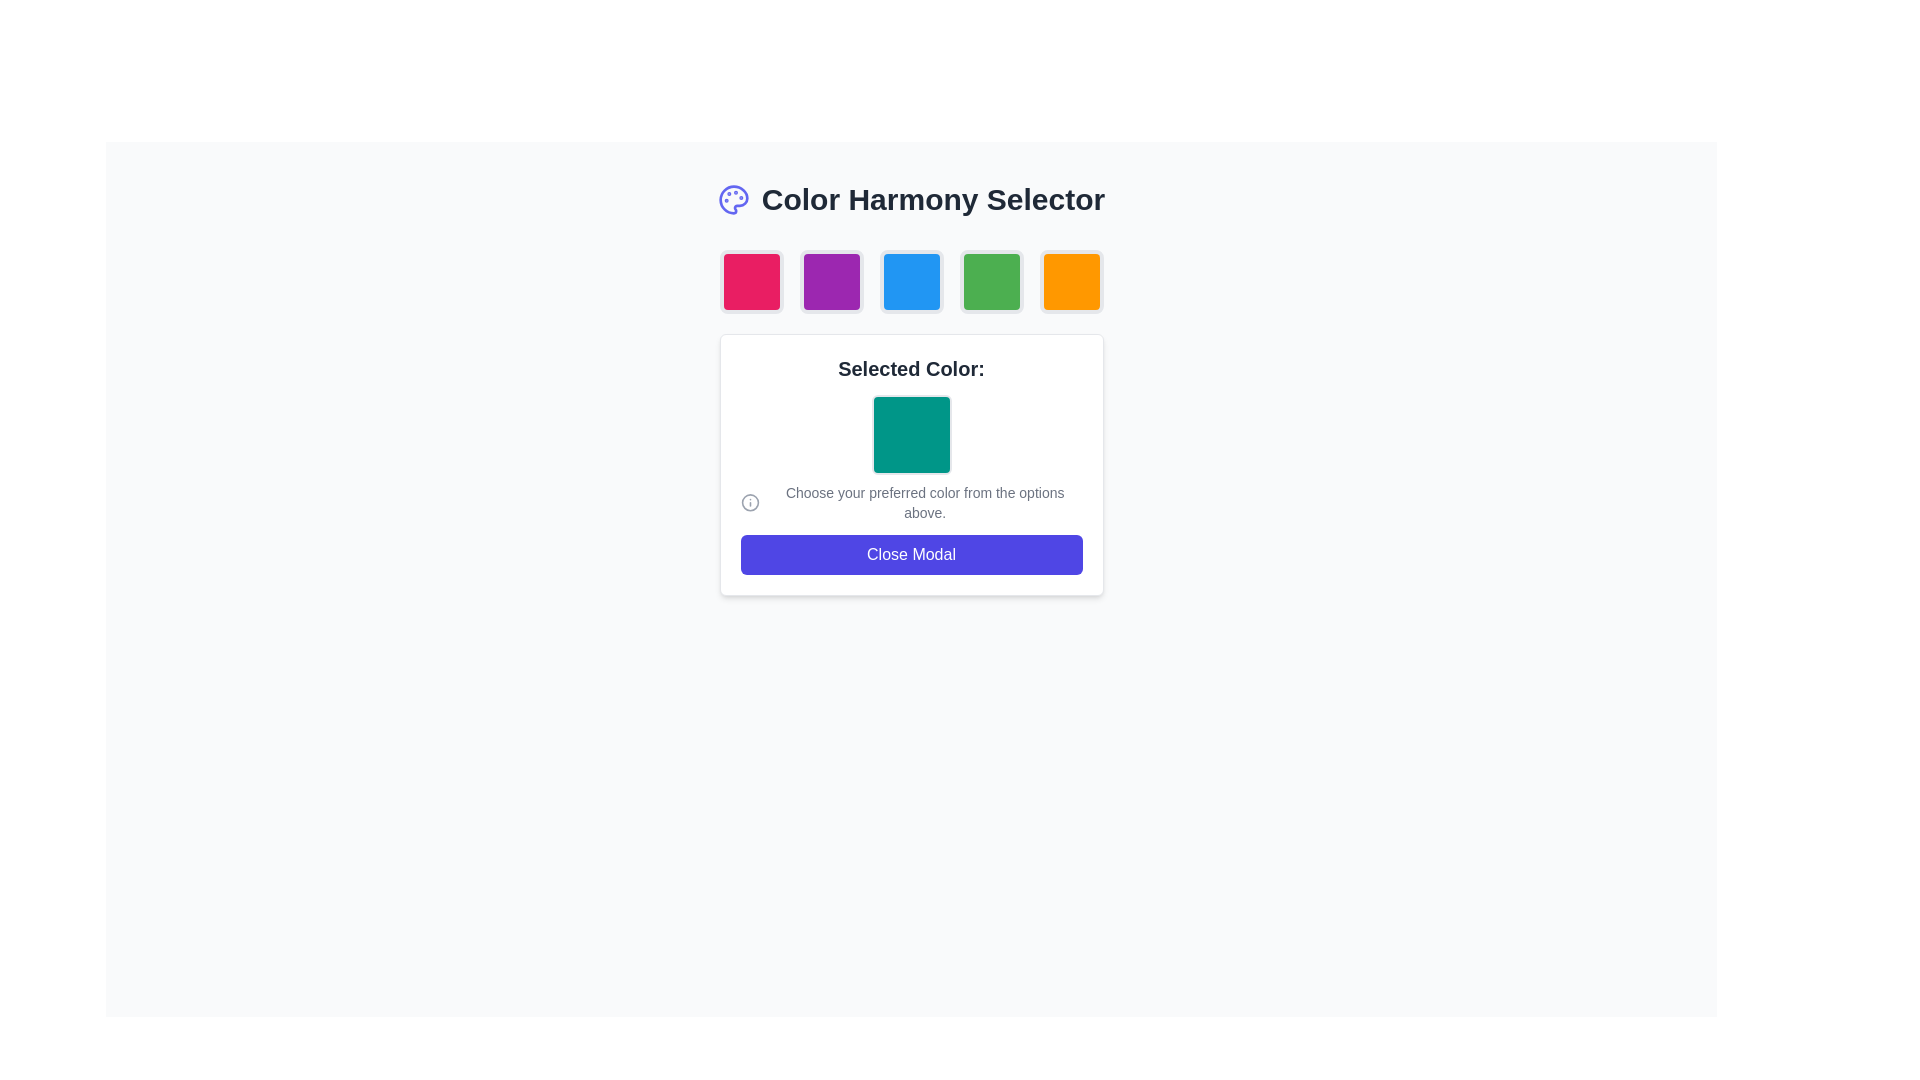 This screenshot has width=1920, height=1080. What do you see at coordinates (732, 200) in the screenshot?
I see `the non-interactive icon representing color harmony in the 'Color Harmony Selector' group, located at the top of the interface` at bounding box center [732, 200].